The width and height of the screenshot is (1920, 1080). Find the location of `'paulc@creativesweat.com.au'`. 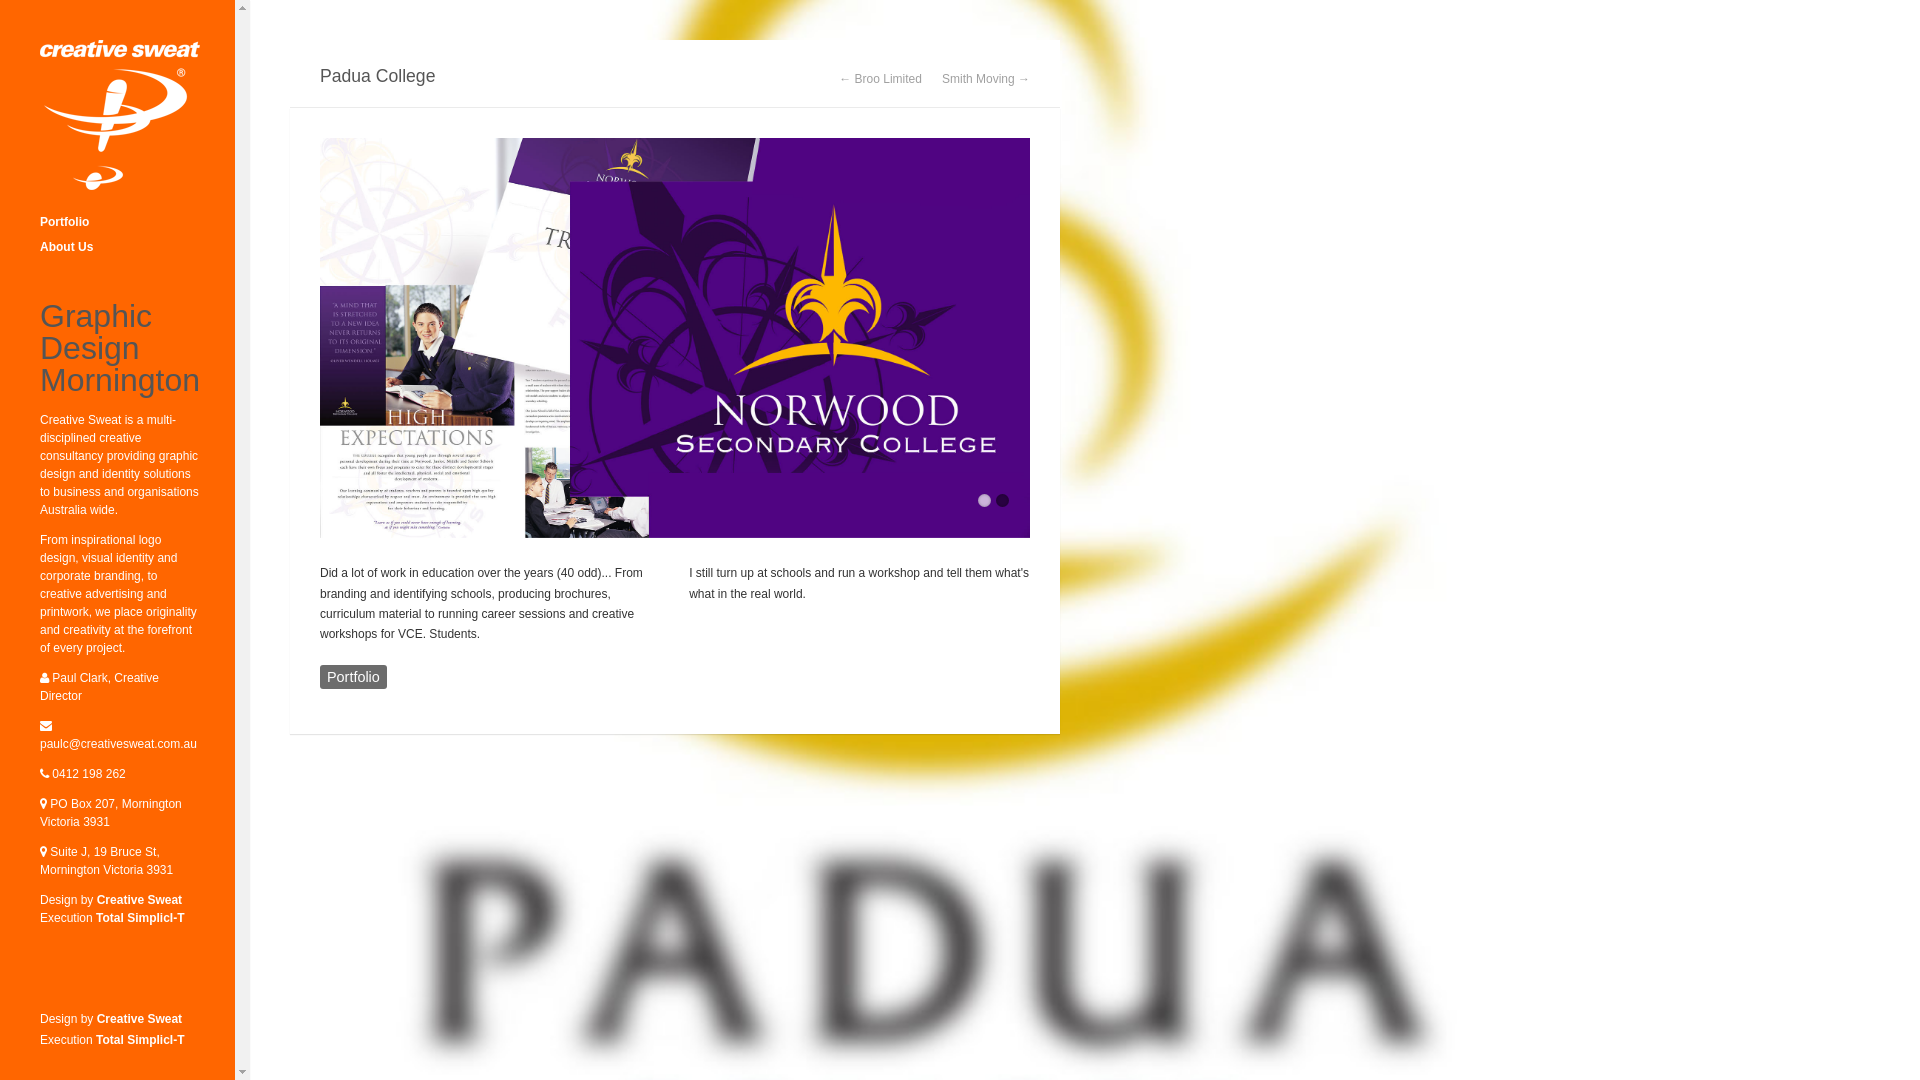

'paulc@creativesweat.com.au' is located at coordinates (117, 744).